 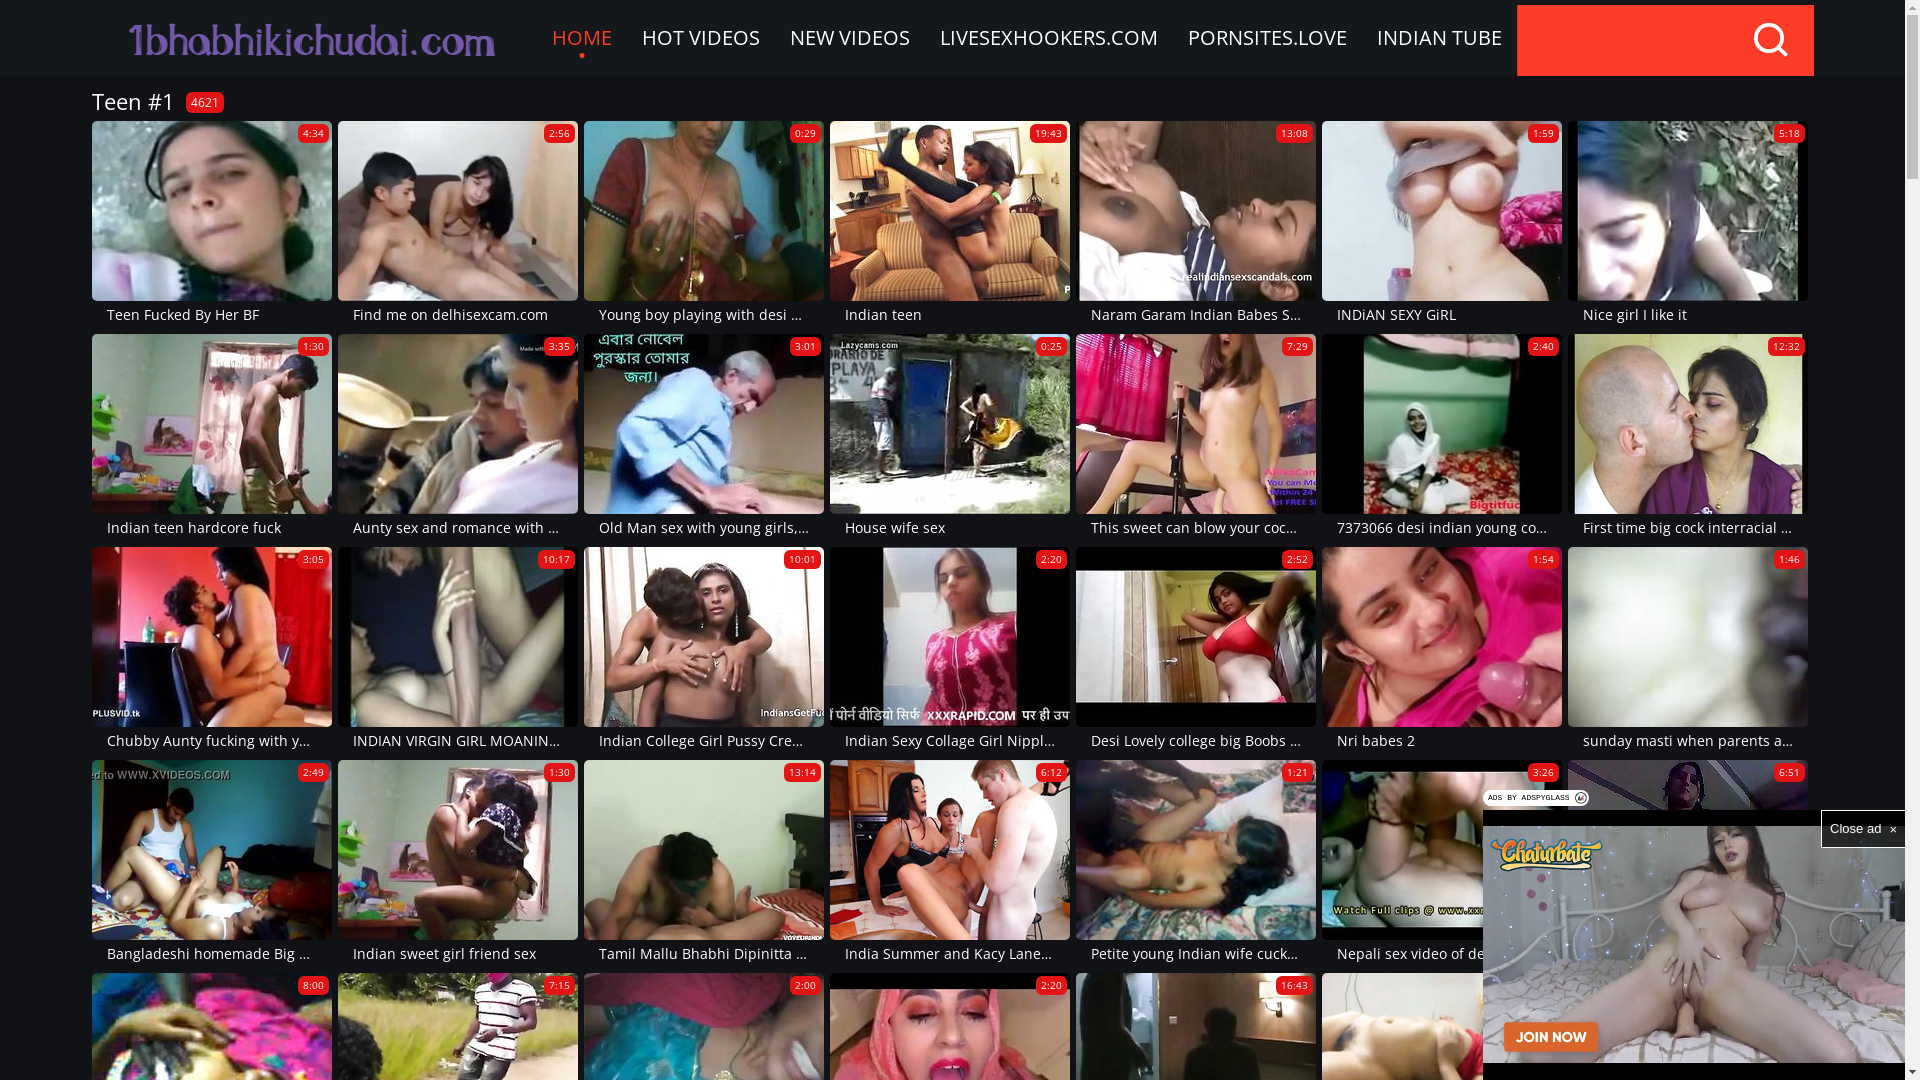 What do you see at coordinates (211, 436) in the screenshot?
I see `'1:30` at bounding box center [211, 436].